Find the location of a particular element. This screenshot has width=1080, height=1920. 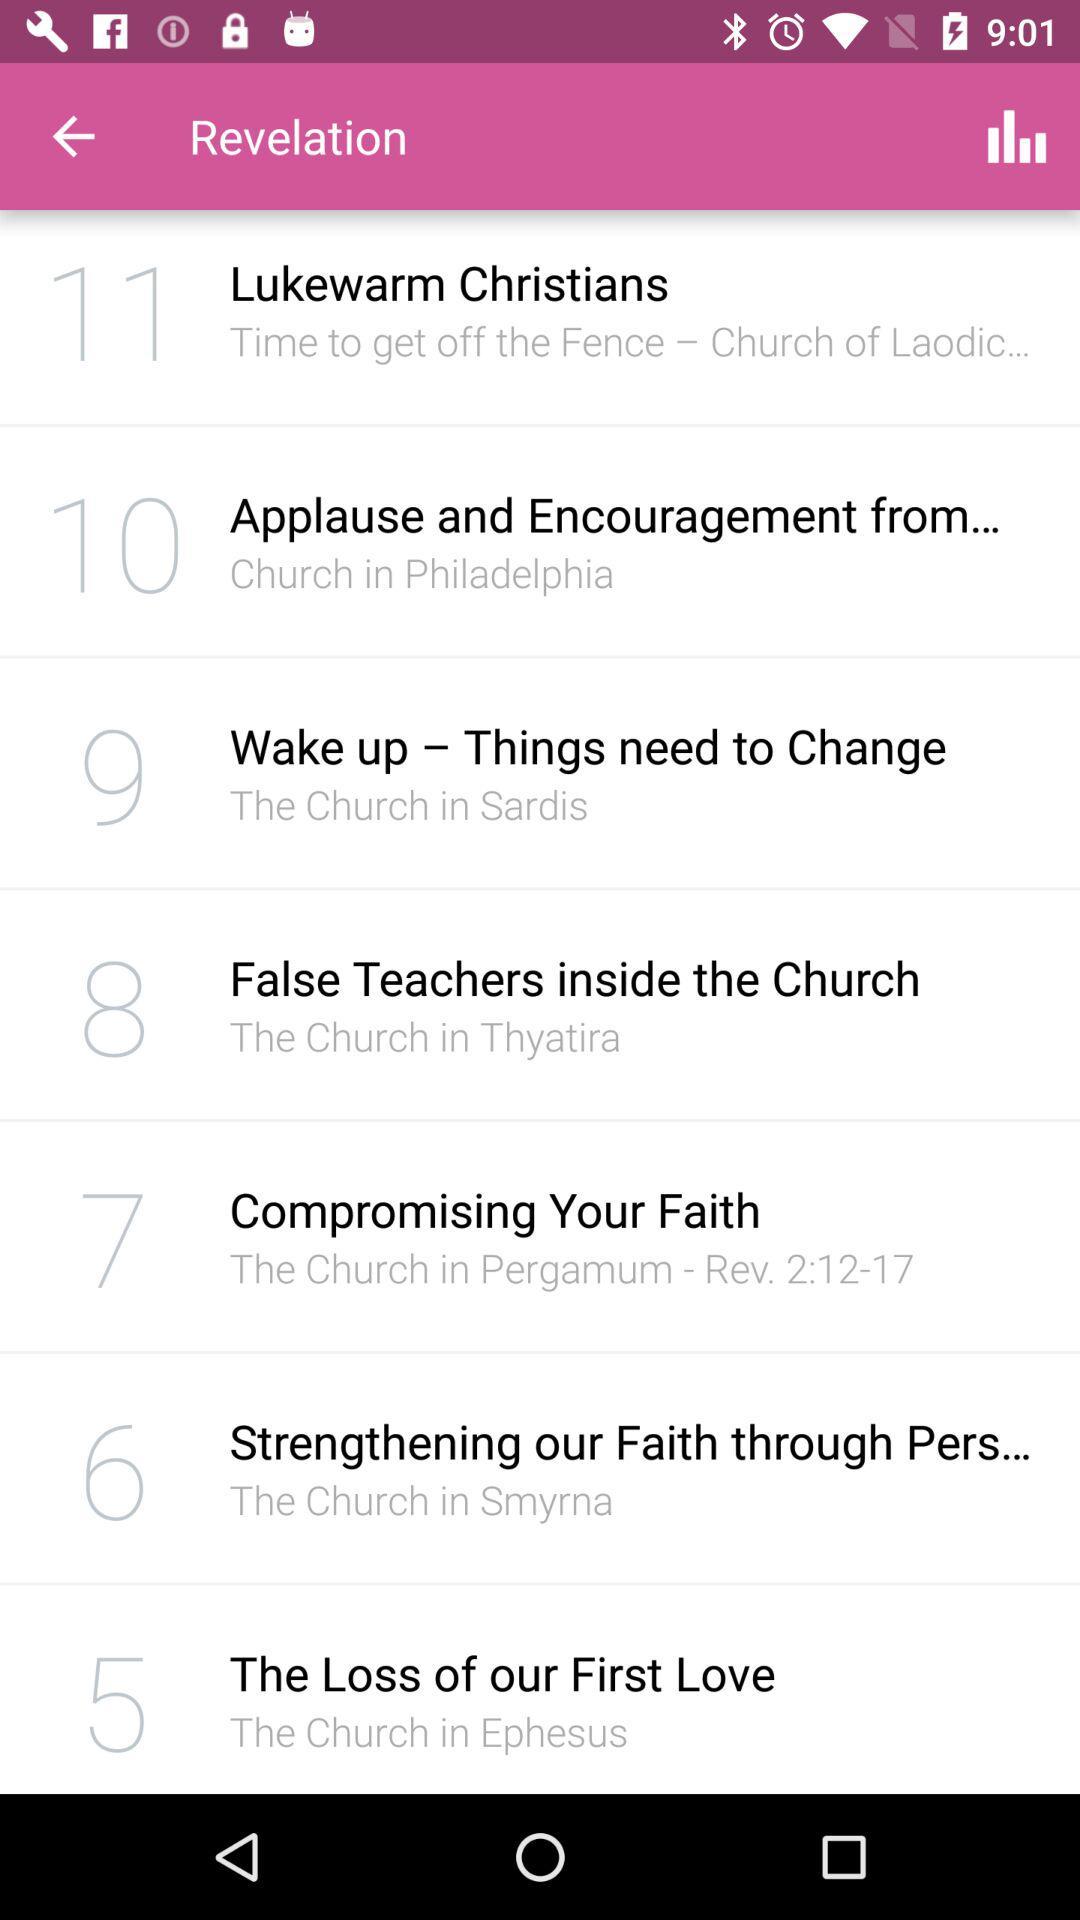

icon next to the revelation item is located at coordinates (72, 135).